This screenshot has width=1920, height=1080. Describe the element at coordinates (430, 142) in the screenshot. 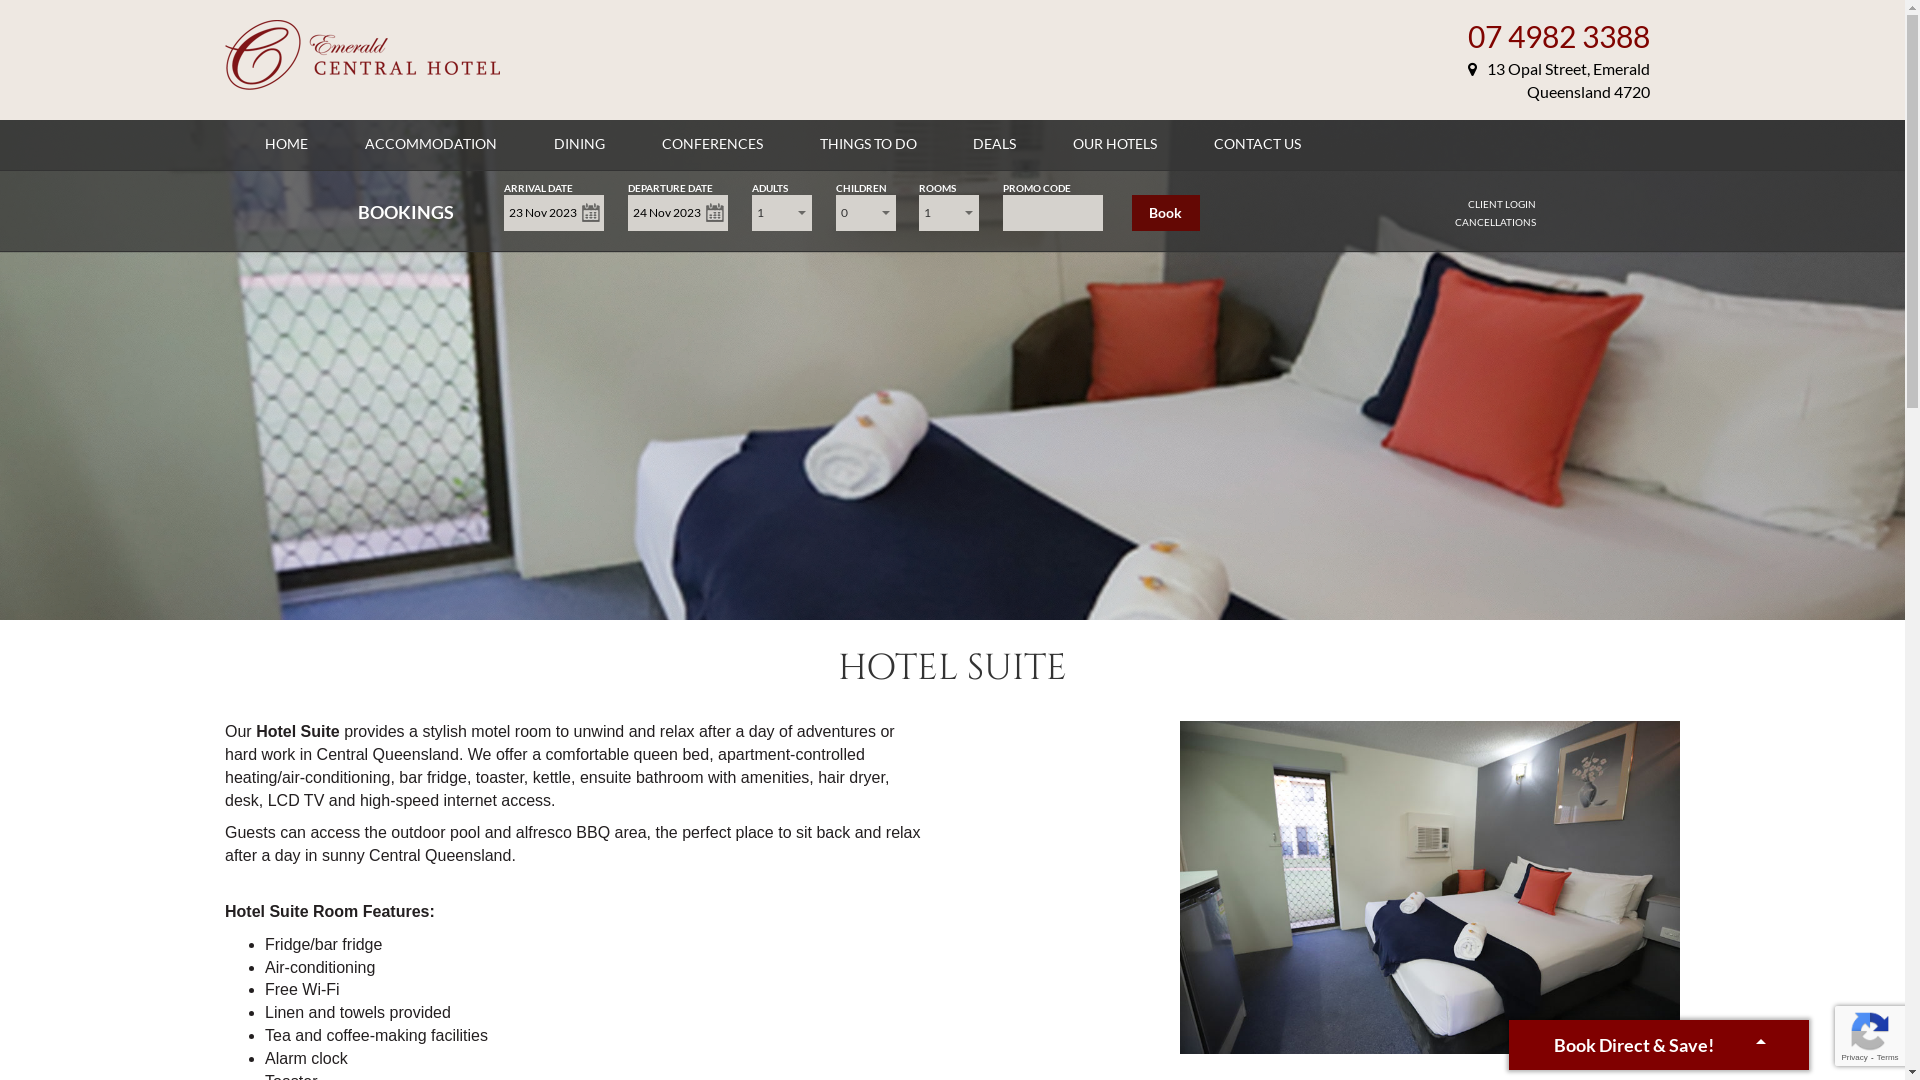

I see `'ACCOMMODATION'` at that location.